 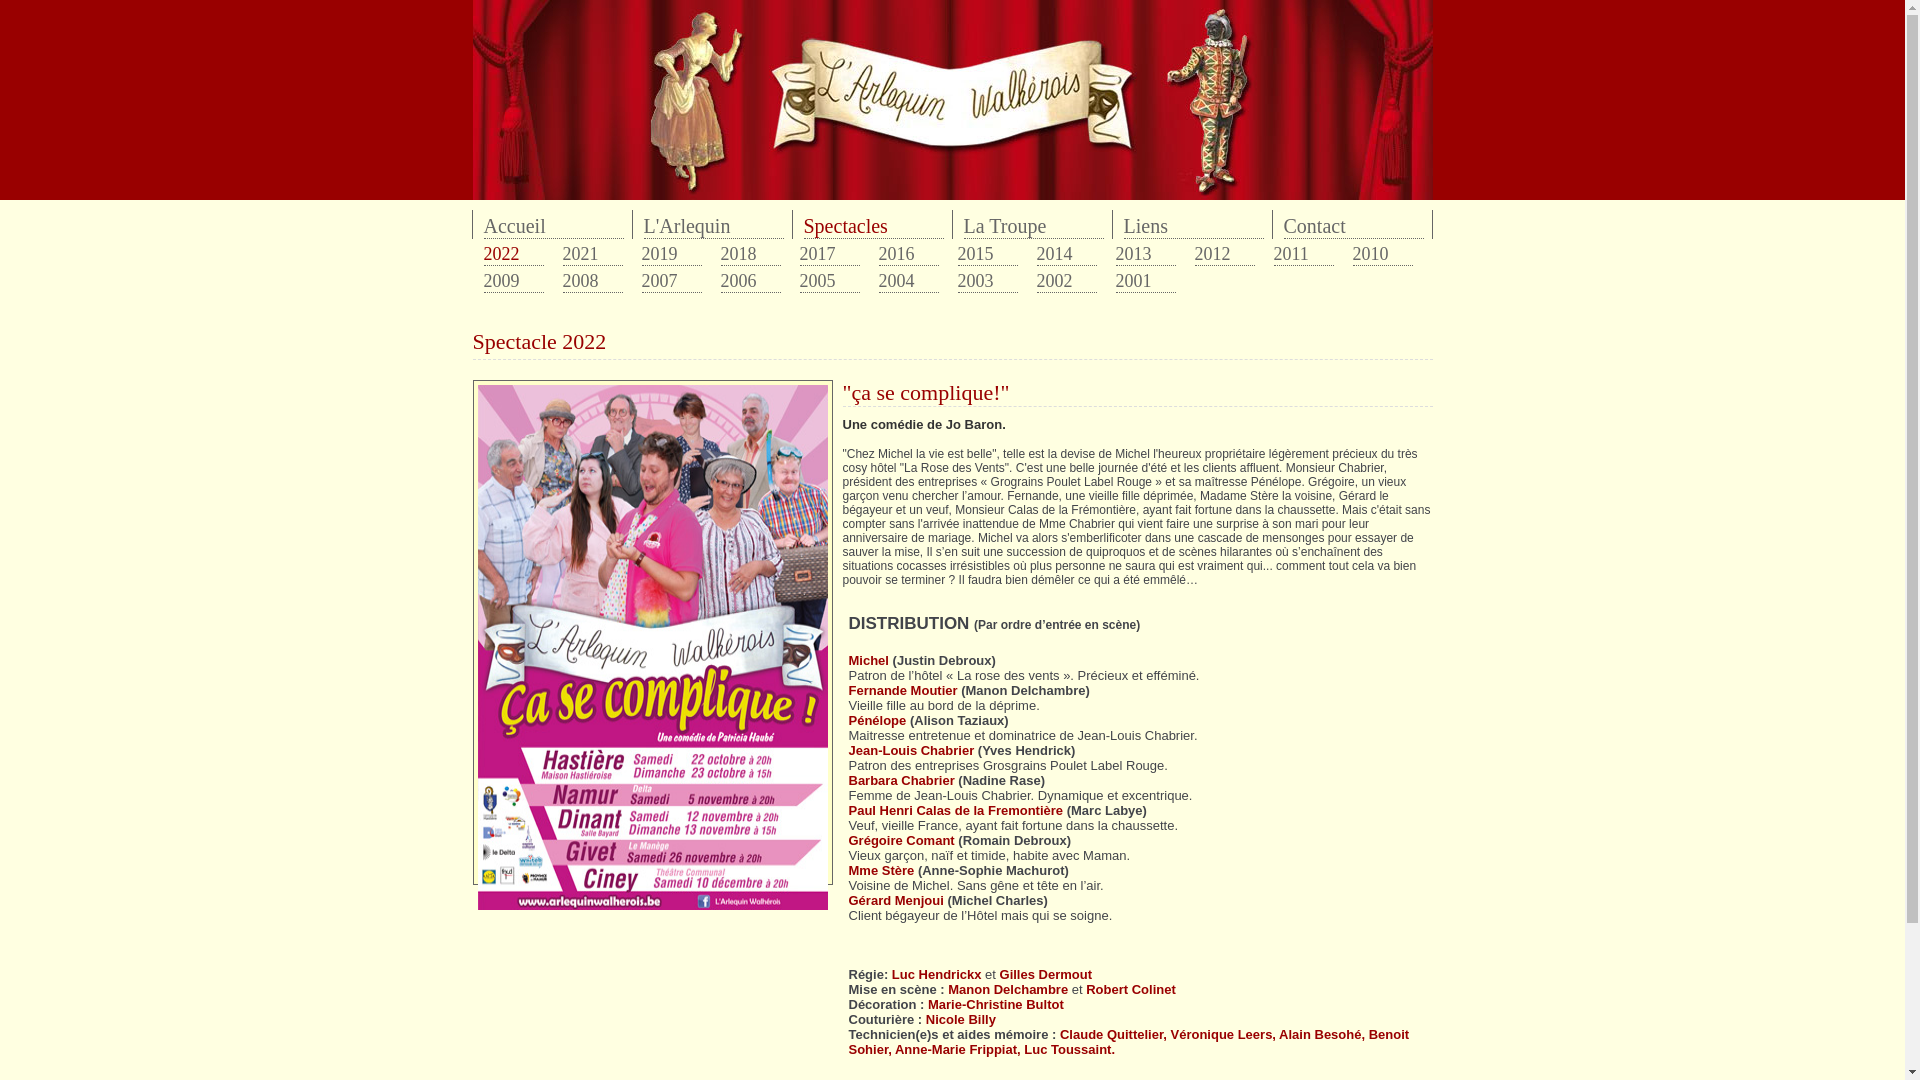 I want to click on 'Accueil', so click(x=553, y=226).